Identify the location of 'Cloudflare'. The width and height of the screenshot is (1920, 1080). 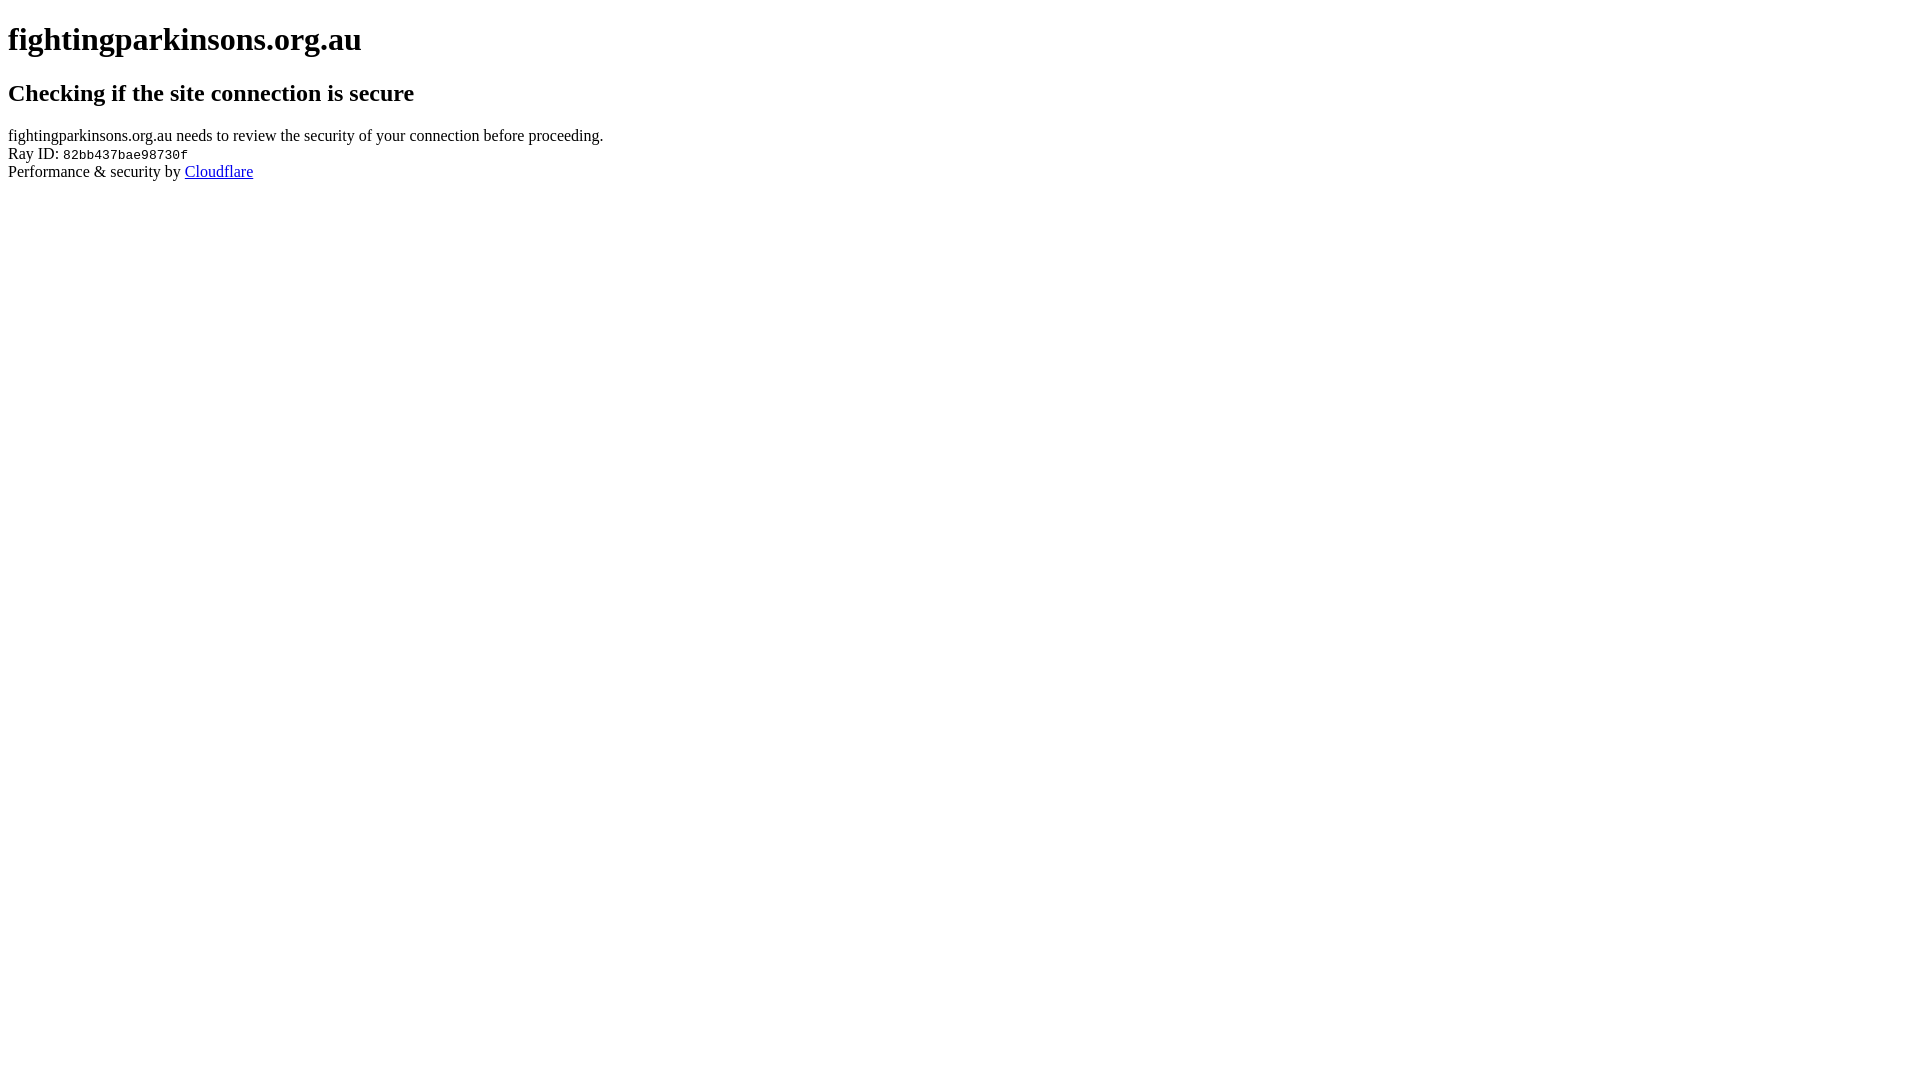
(219, 170).